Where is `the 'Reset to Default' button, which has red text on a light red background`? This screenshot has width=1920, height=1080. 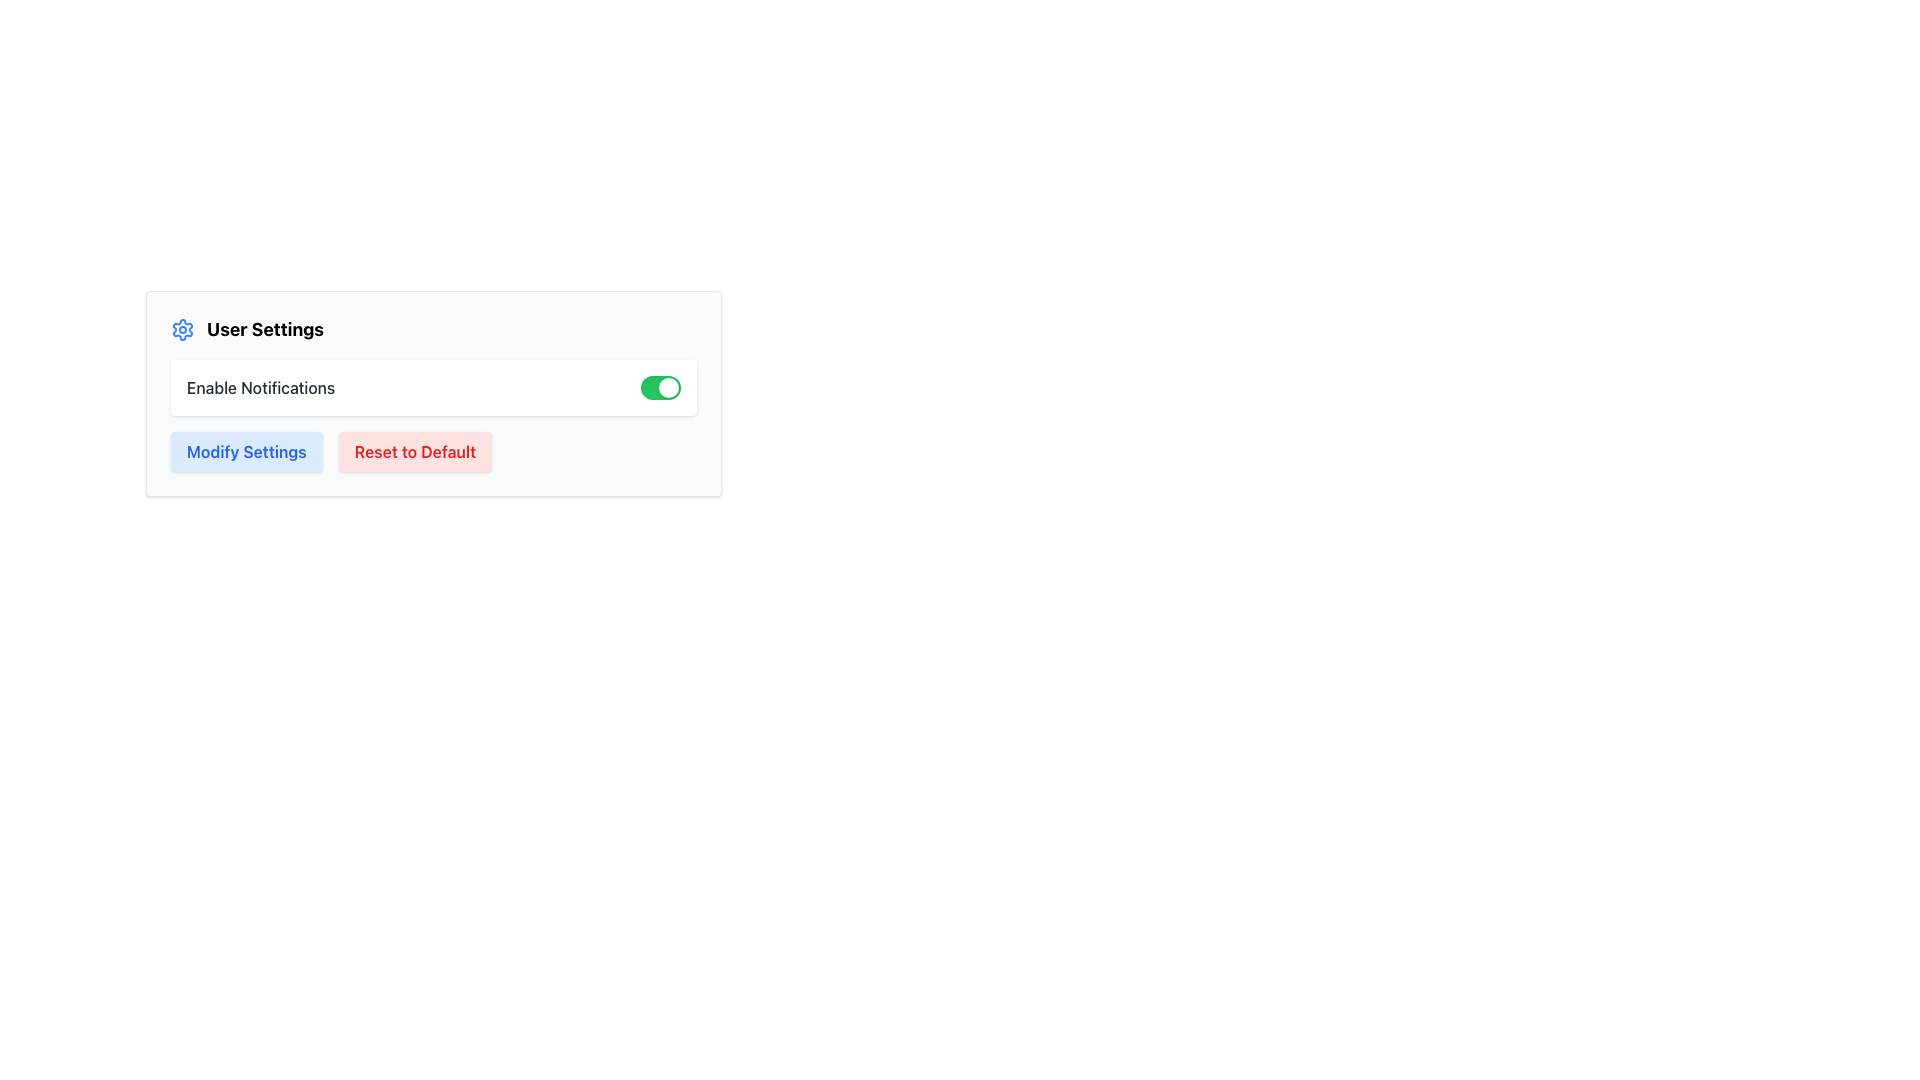
the 'Reset to Default' button, which has red text on a light red background is located at coordinates (414, 451).